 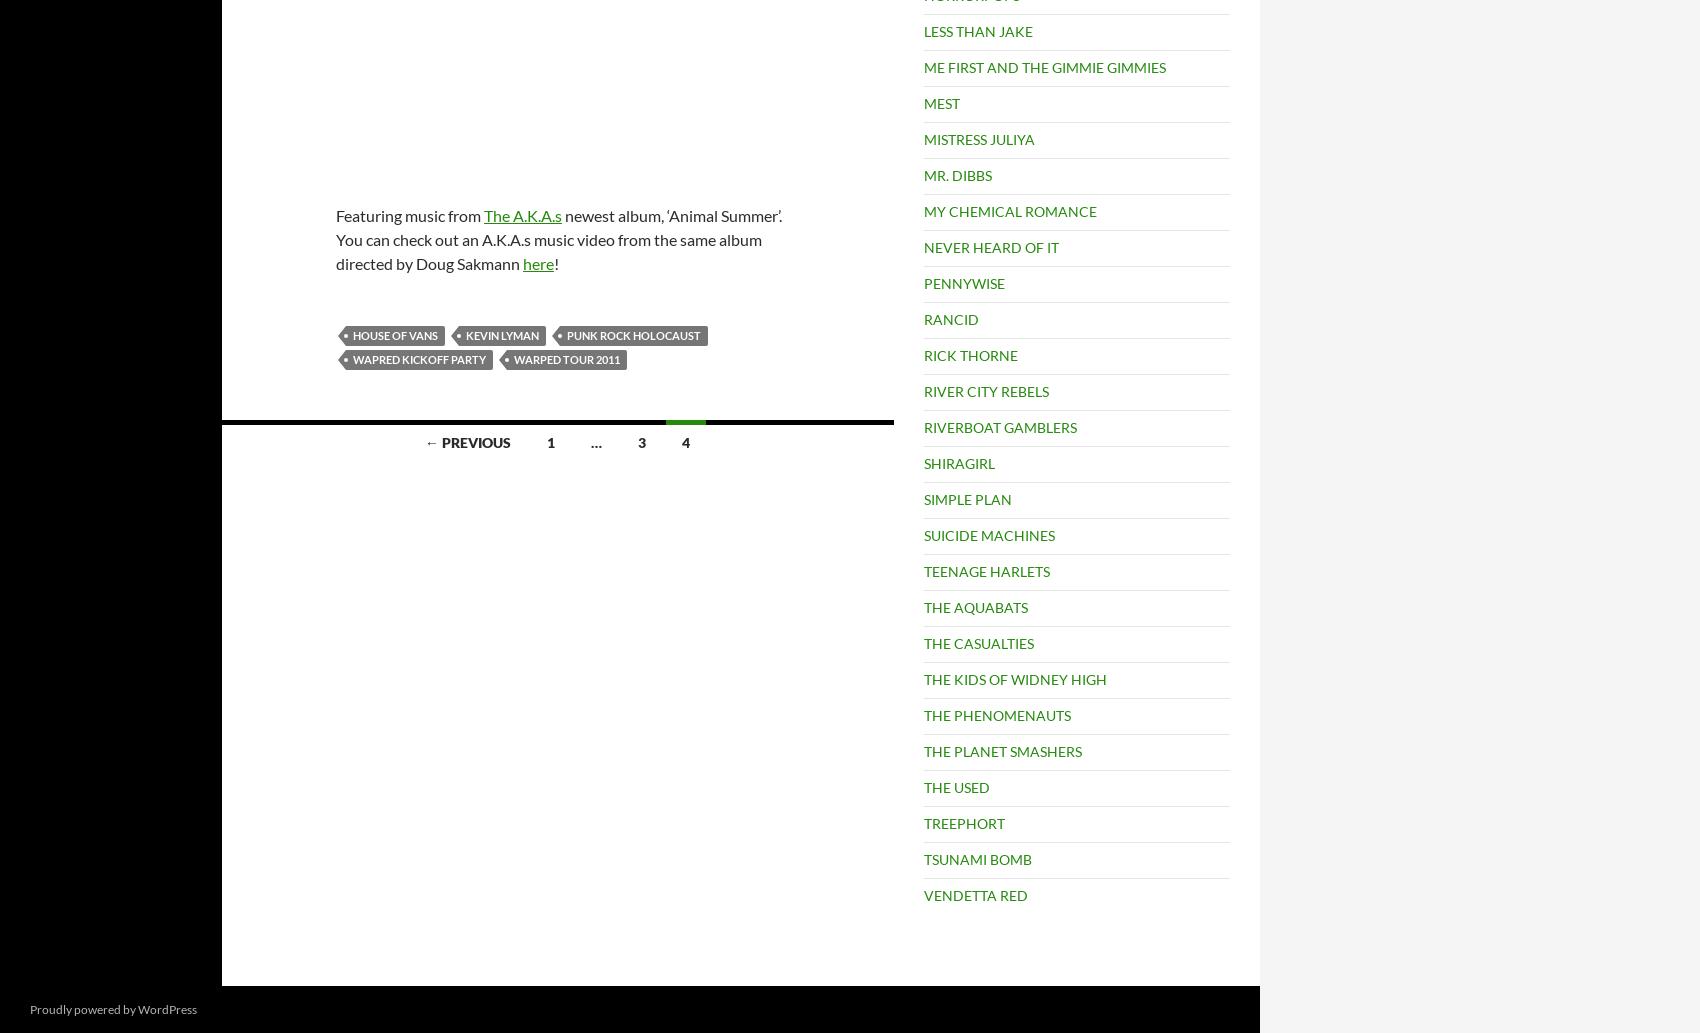 What do you see at coordinates (970, 355) in the screenshot?
I see `'RICK THORNE'` at bounding box center [970, 355].